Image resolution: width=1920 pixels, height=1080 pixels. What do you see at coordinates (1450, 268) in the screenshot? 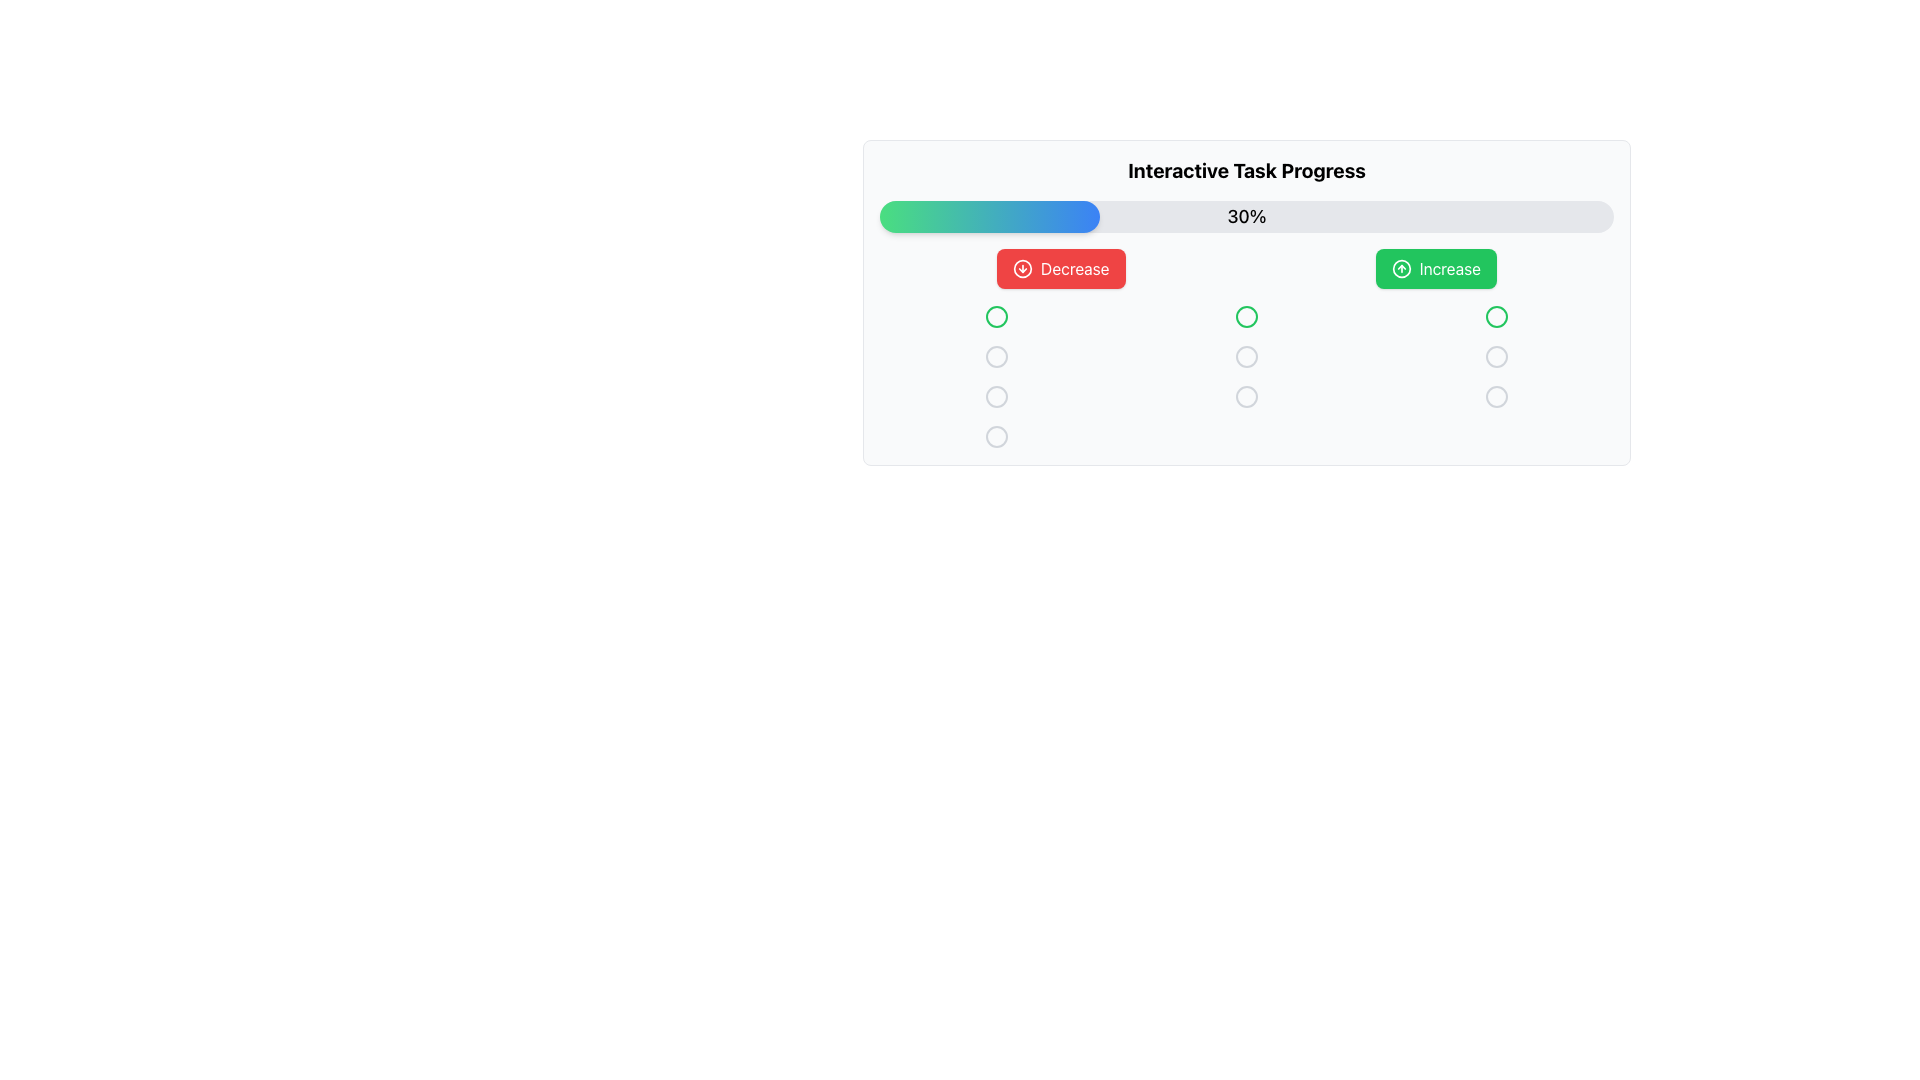
I see `the Text Label within the green button that indicates the increment operation, located to the right of the red 'Decrease' button` at bounding box center [1450, 268].